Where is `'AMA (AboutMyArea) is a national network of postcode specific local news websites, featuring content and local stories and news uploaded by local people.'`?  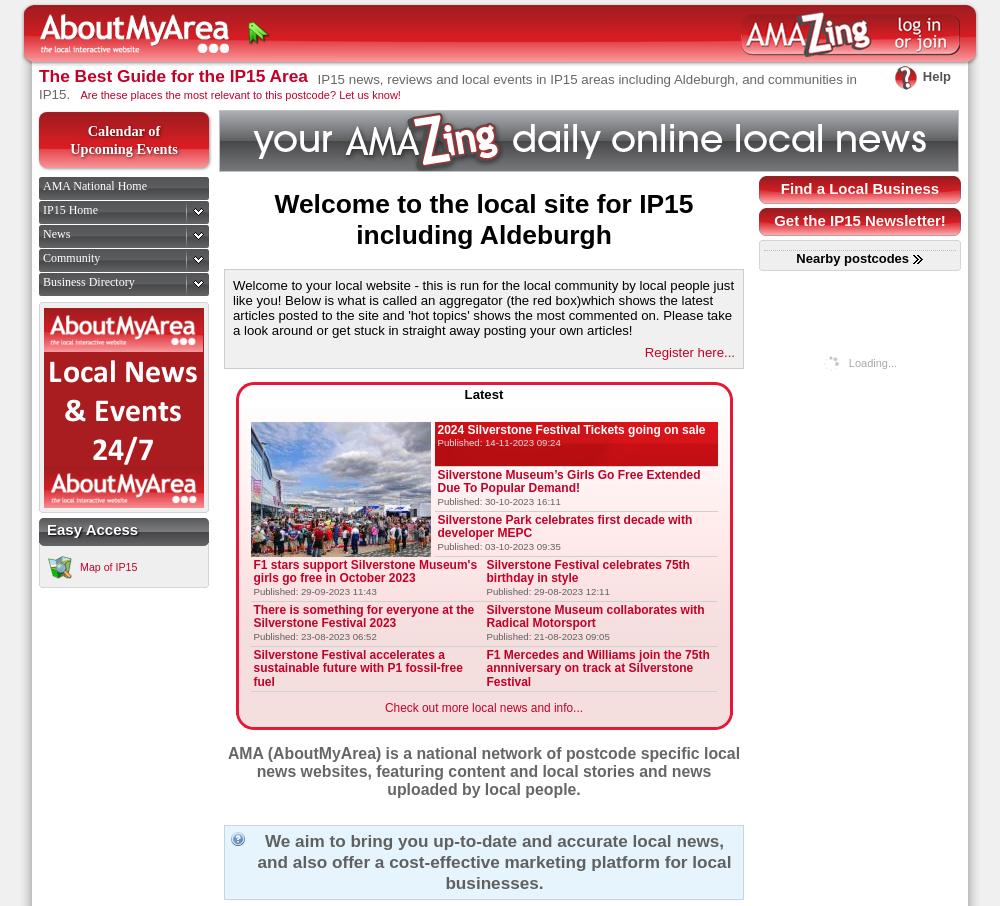
'AMA (AboutMyArea) is a national network of postcode specific local news websites, featuring content and local stories and news uploaded by local people.' is located at coordinates (482, 771).